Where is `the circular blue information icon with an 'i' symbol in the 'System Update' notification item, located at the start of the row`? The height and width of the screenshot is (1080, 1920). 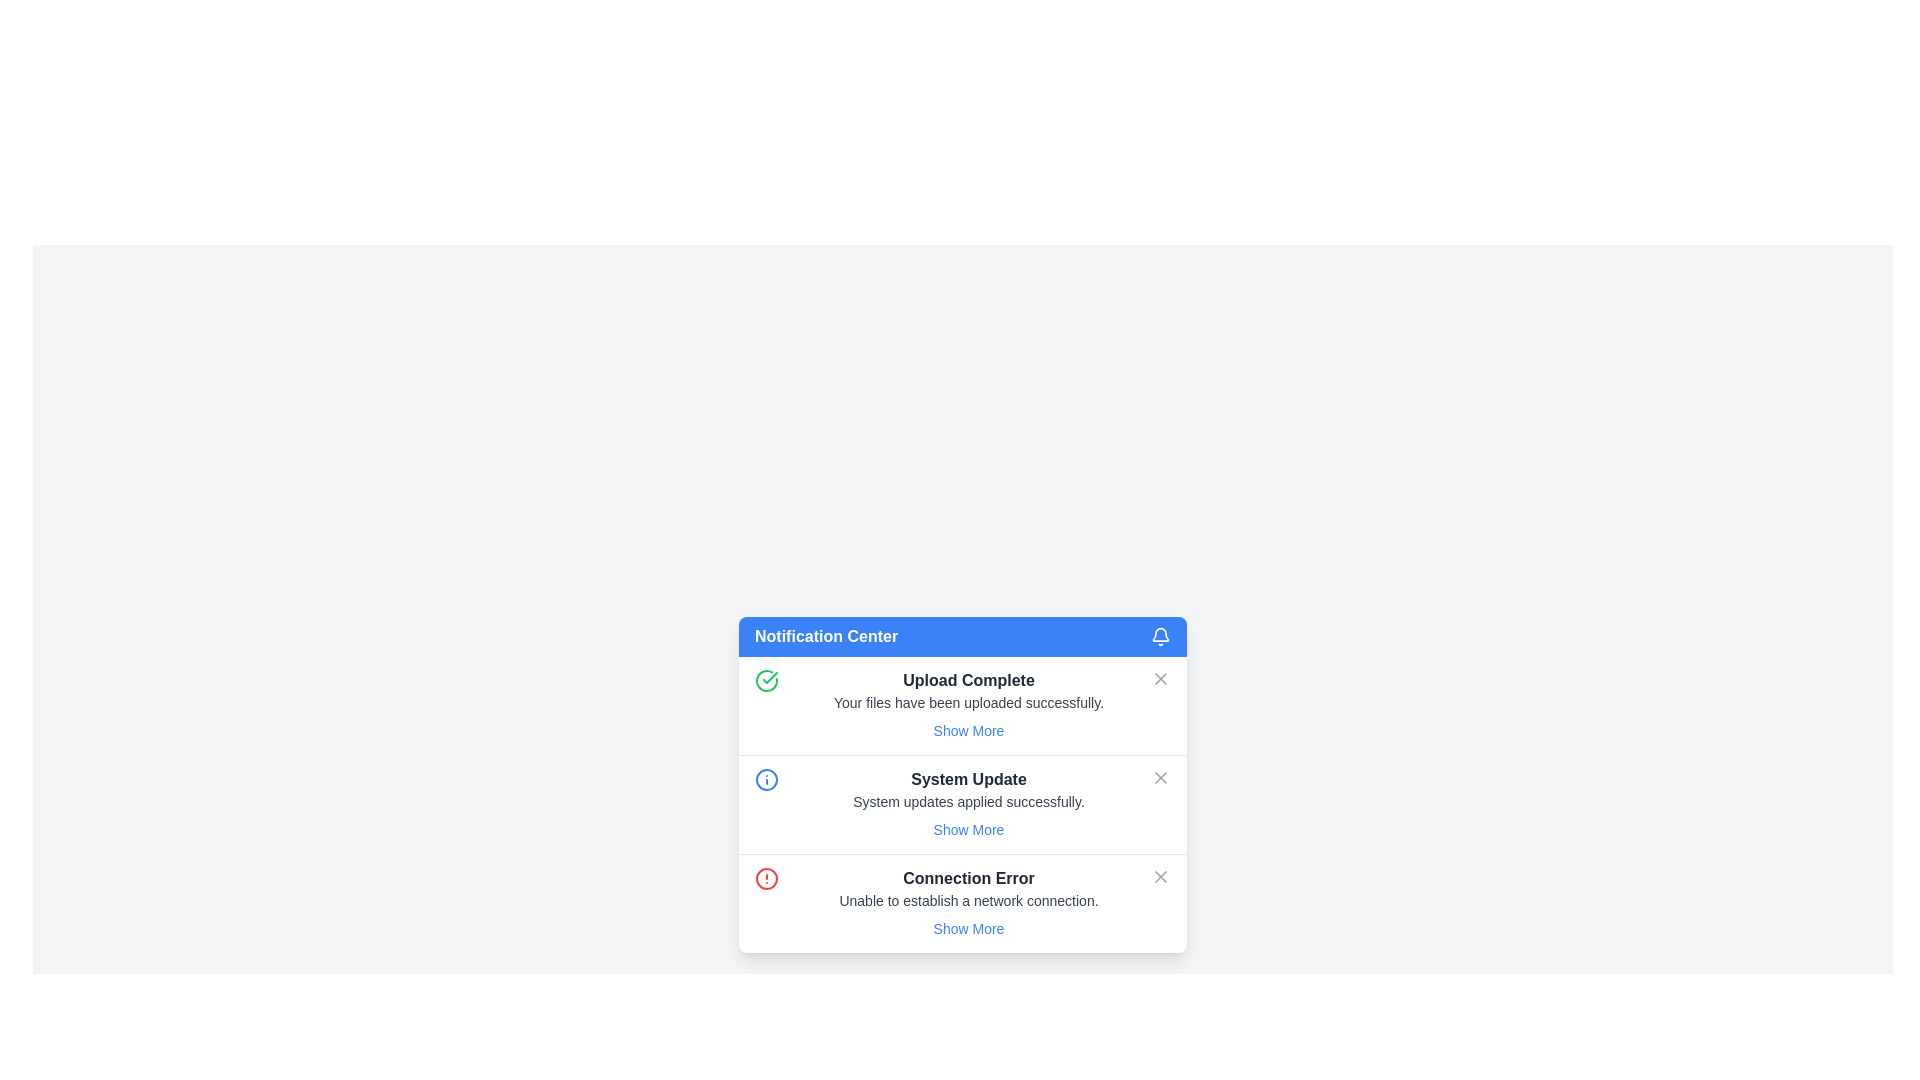
the circular blue information icon with an 'i' symbol in the 'System Update' notification item, located at the start of the row is located at coordinates (766, 778).